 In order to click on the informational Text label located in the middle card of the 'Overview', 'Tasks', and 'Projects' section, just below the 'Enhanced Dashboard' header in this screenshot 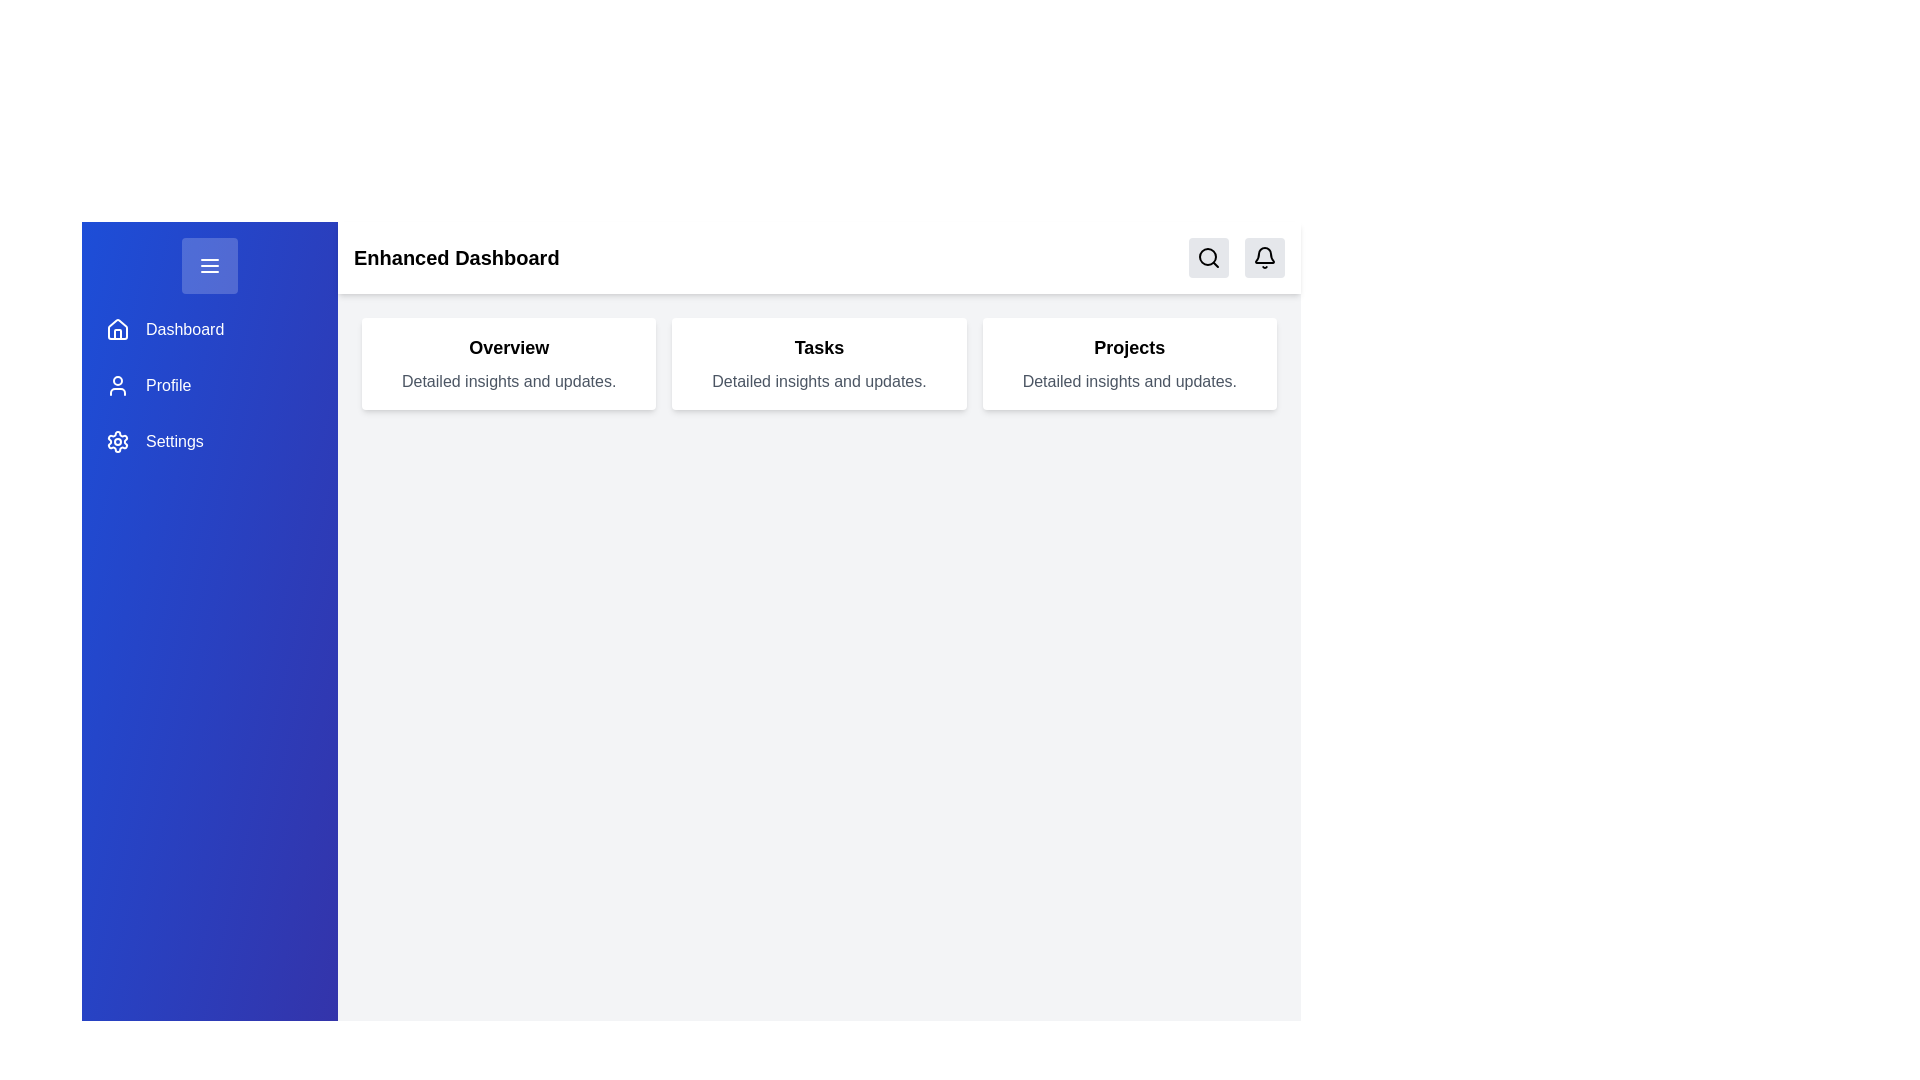, I will do `click(819, 381)`.